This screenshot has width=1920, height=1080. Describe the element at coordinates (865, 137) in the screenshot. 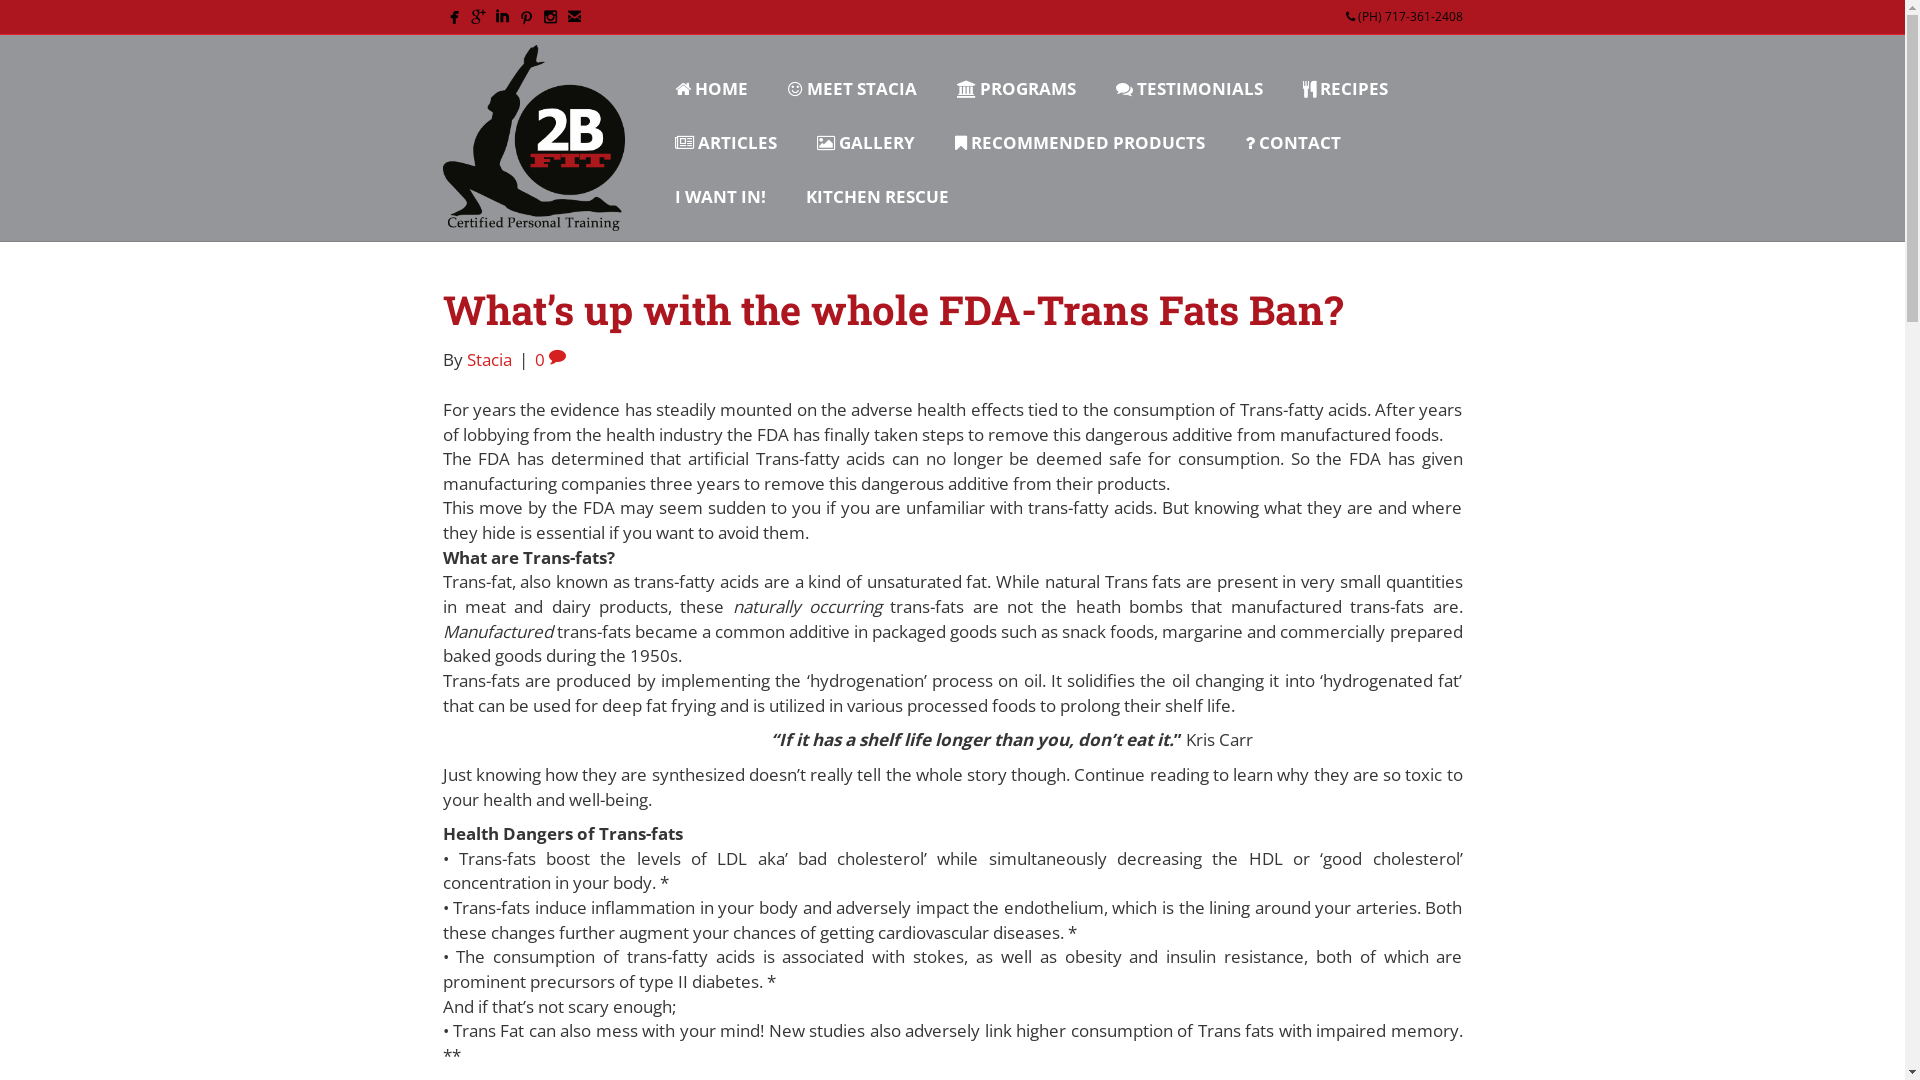

I see `'GALLERY'` at that location.